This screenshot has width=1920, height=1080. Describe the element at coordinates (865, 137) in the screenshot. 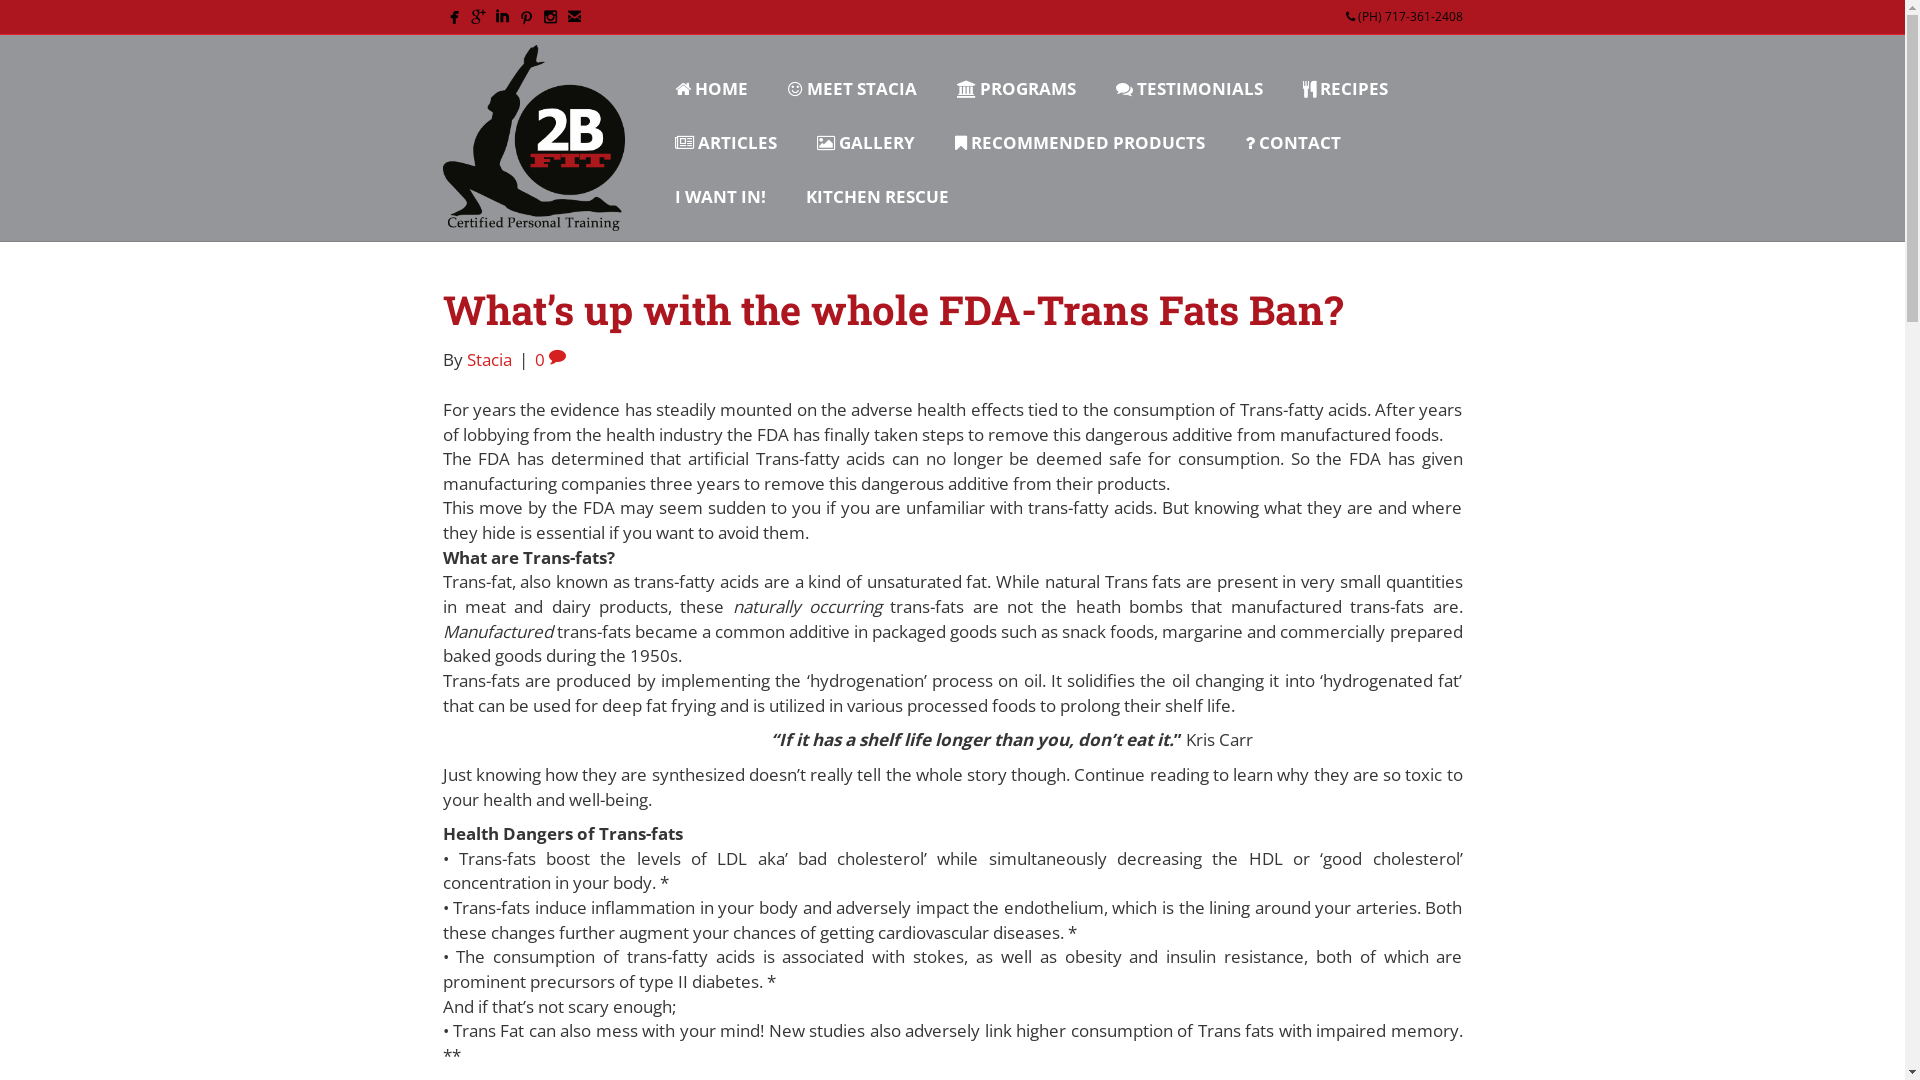

I see `'GALLERY'` at that location.